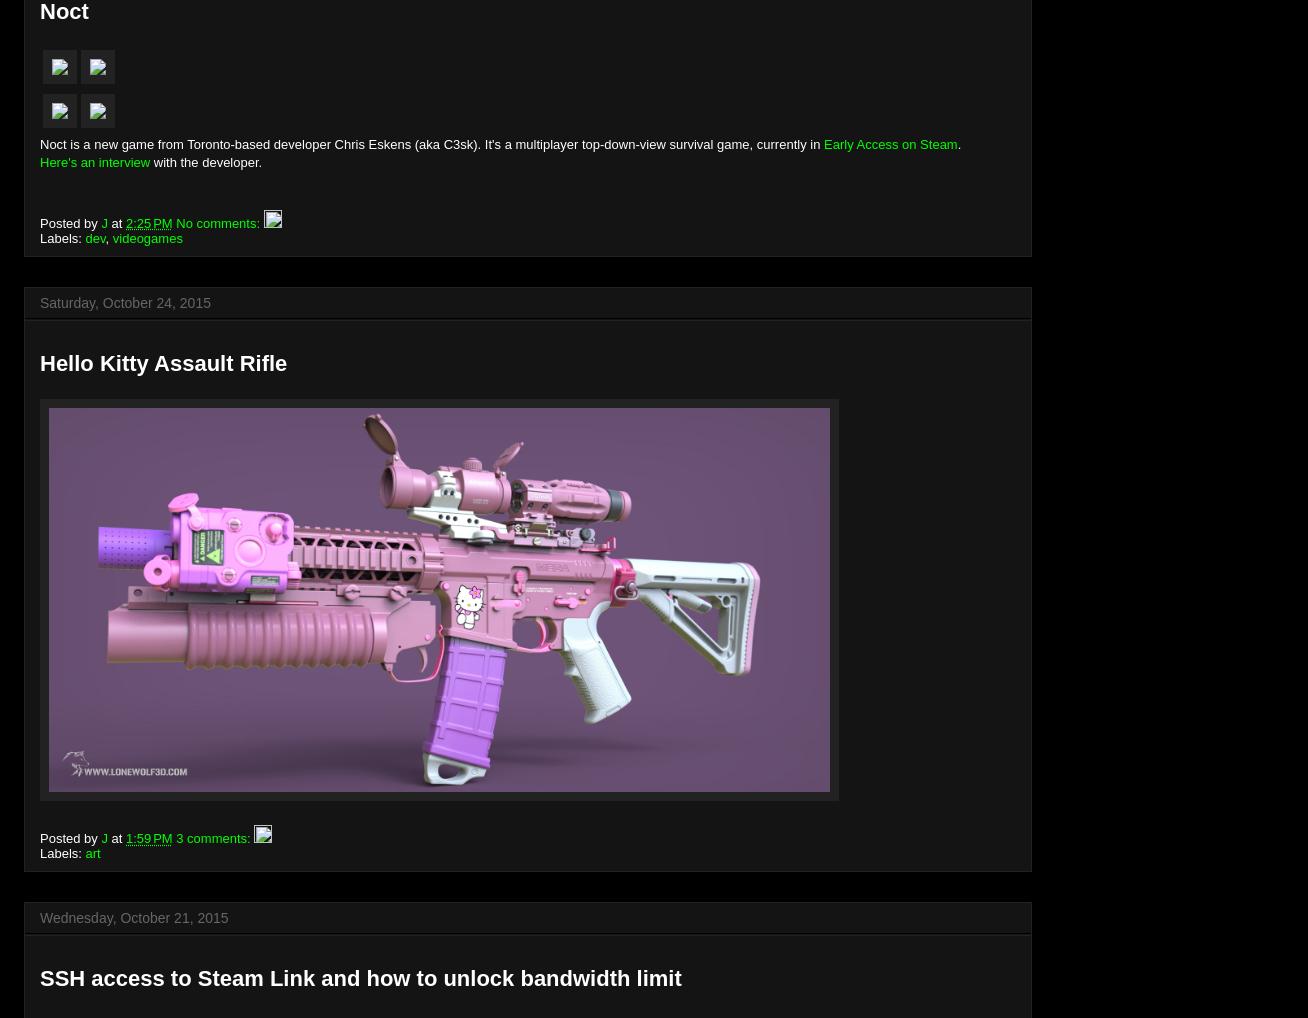  I want to click on 'Early Access on Steam', so click(890, 142).